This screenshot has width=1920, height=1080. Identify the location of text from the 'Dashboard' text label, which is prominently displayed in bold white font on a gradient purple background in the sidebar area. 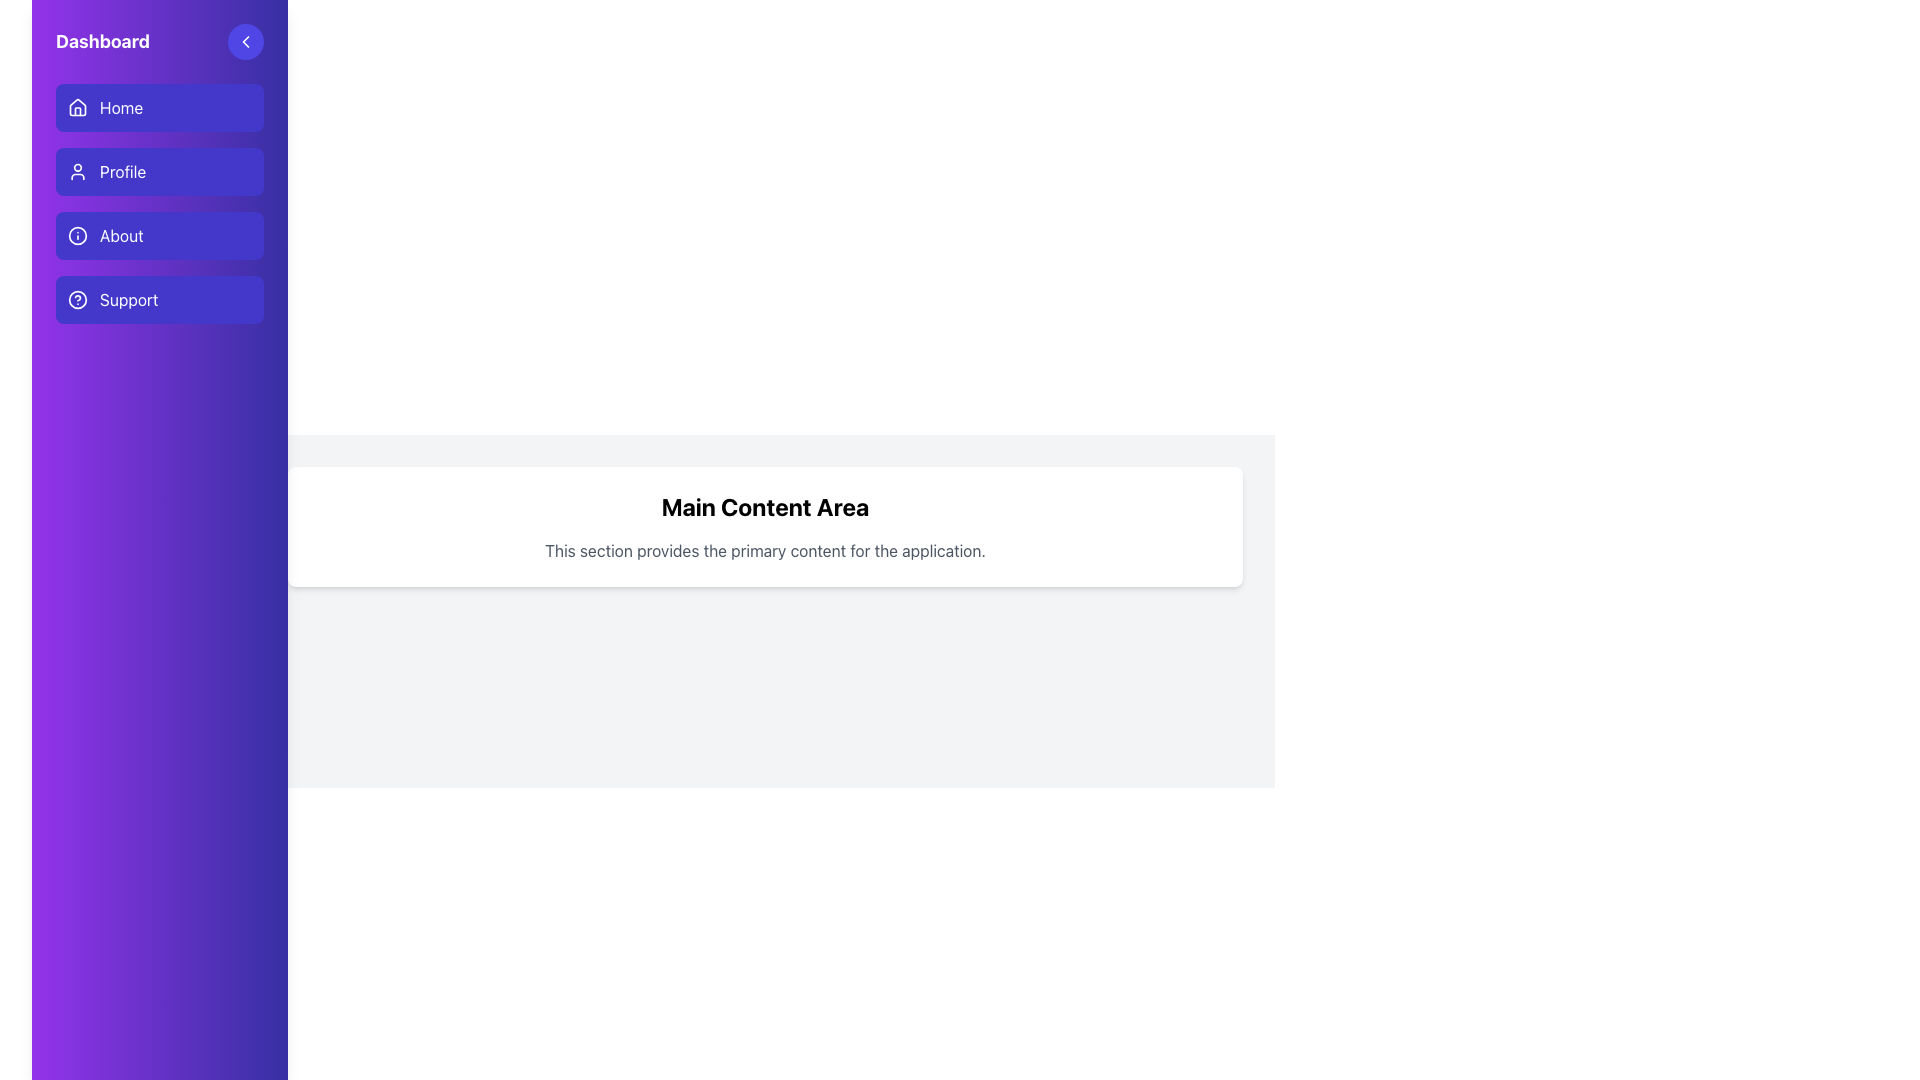
(102, 42).